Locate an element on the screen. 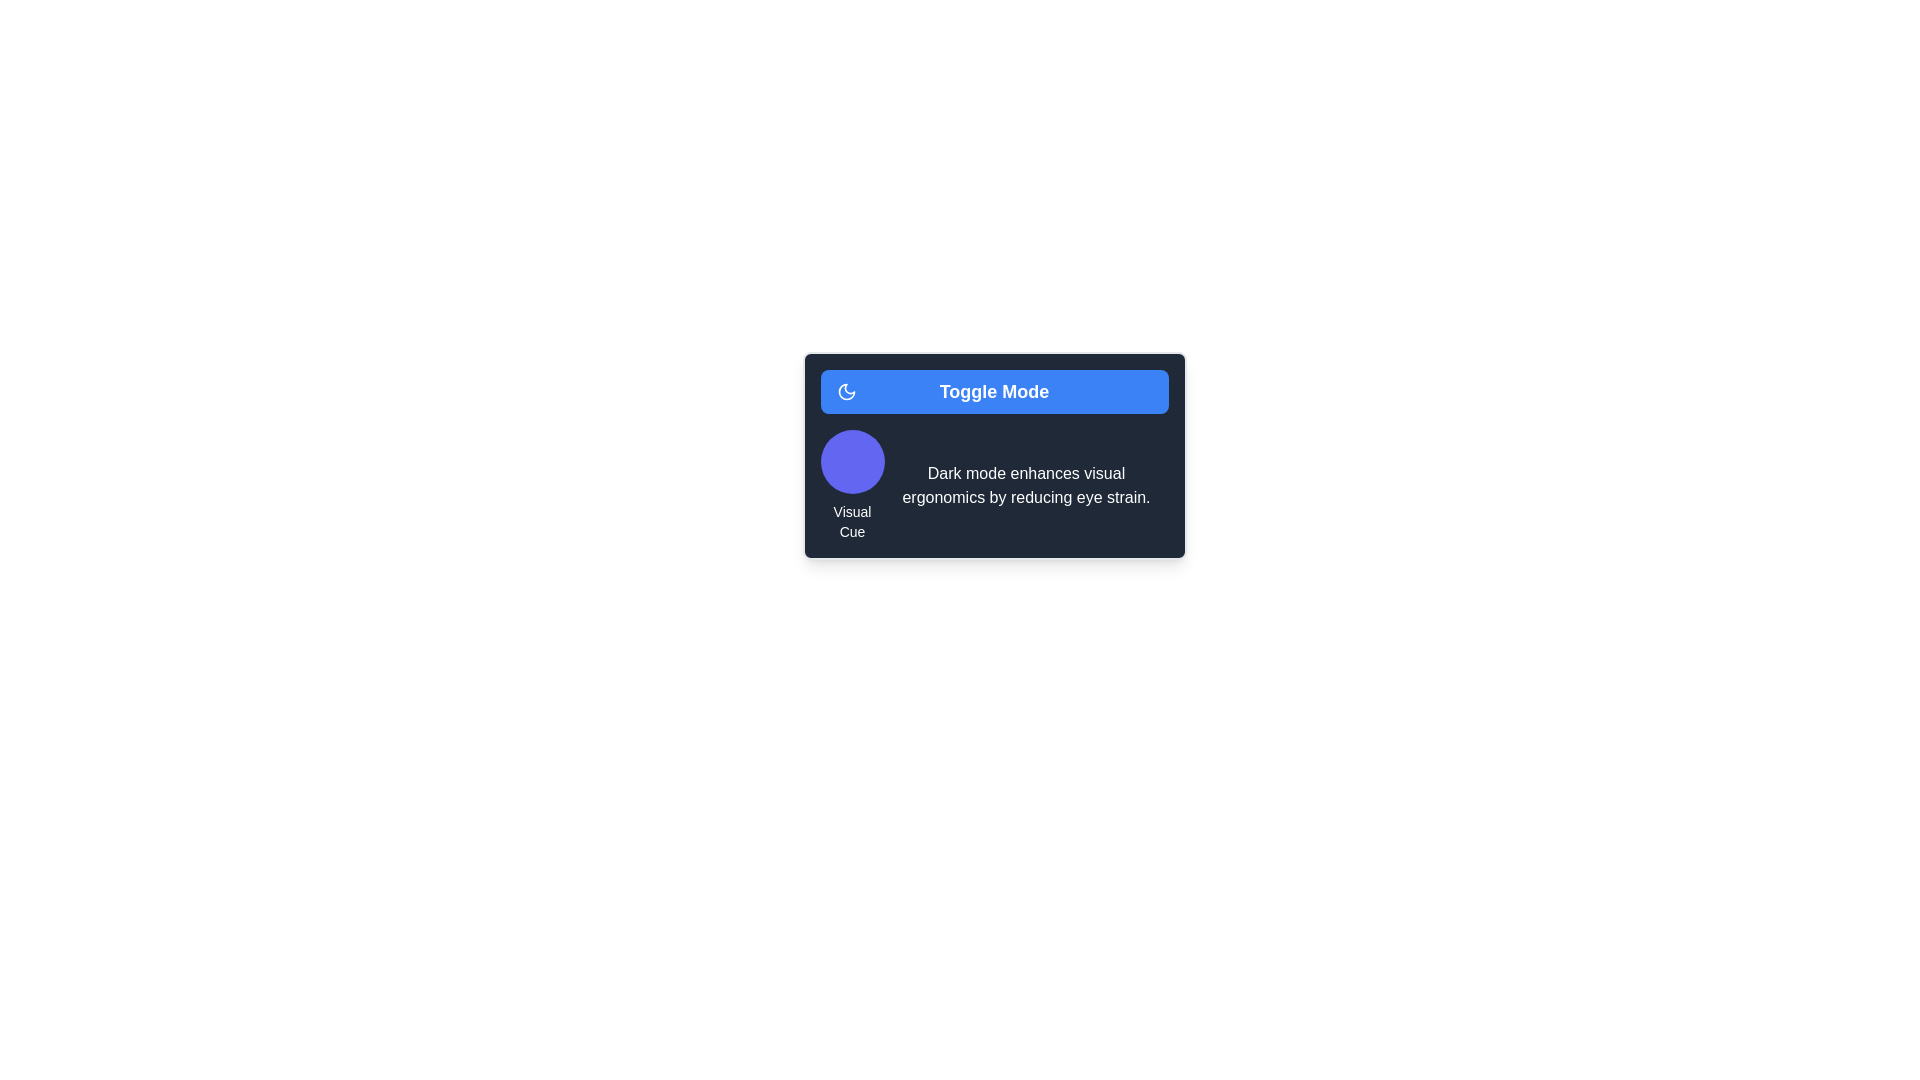 Image resolution: width=1920 pixels, height=1080 pixels. text content of the informational text block about the visual ergonomics of dark mode, which is located to the right of a circular visual indicator and below the 'Toggle Mode' button is located at coordinates (1026, 486).